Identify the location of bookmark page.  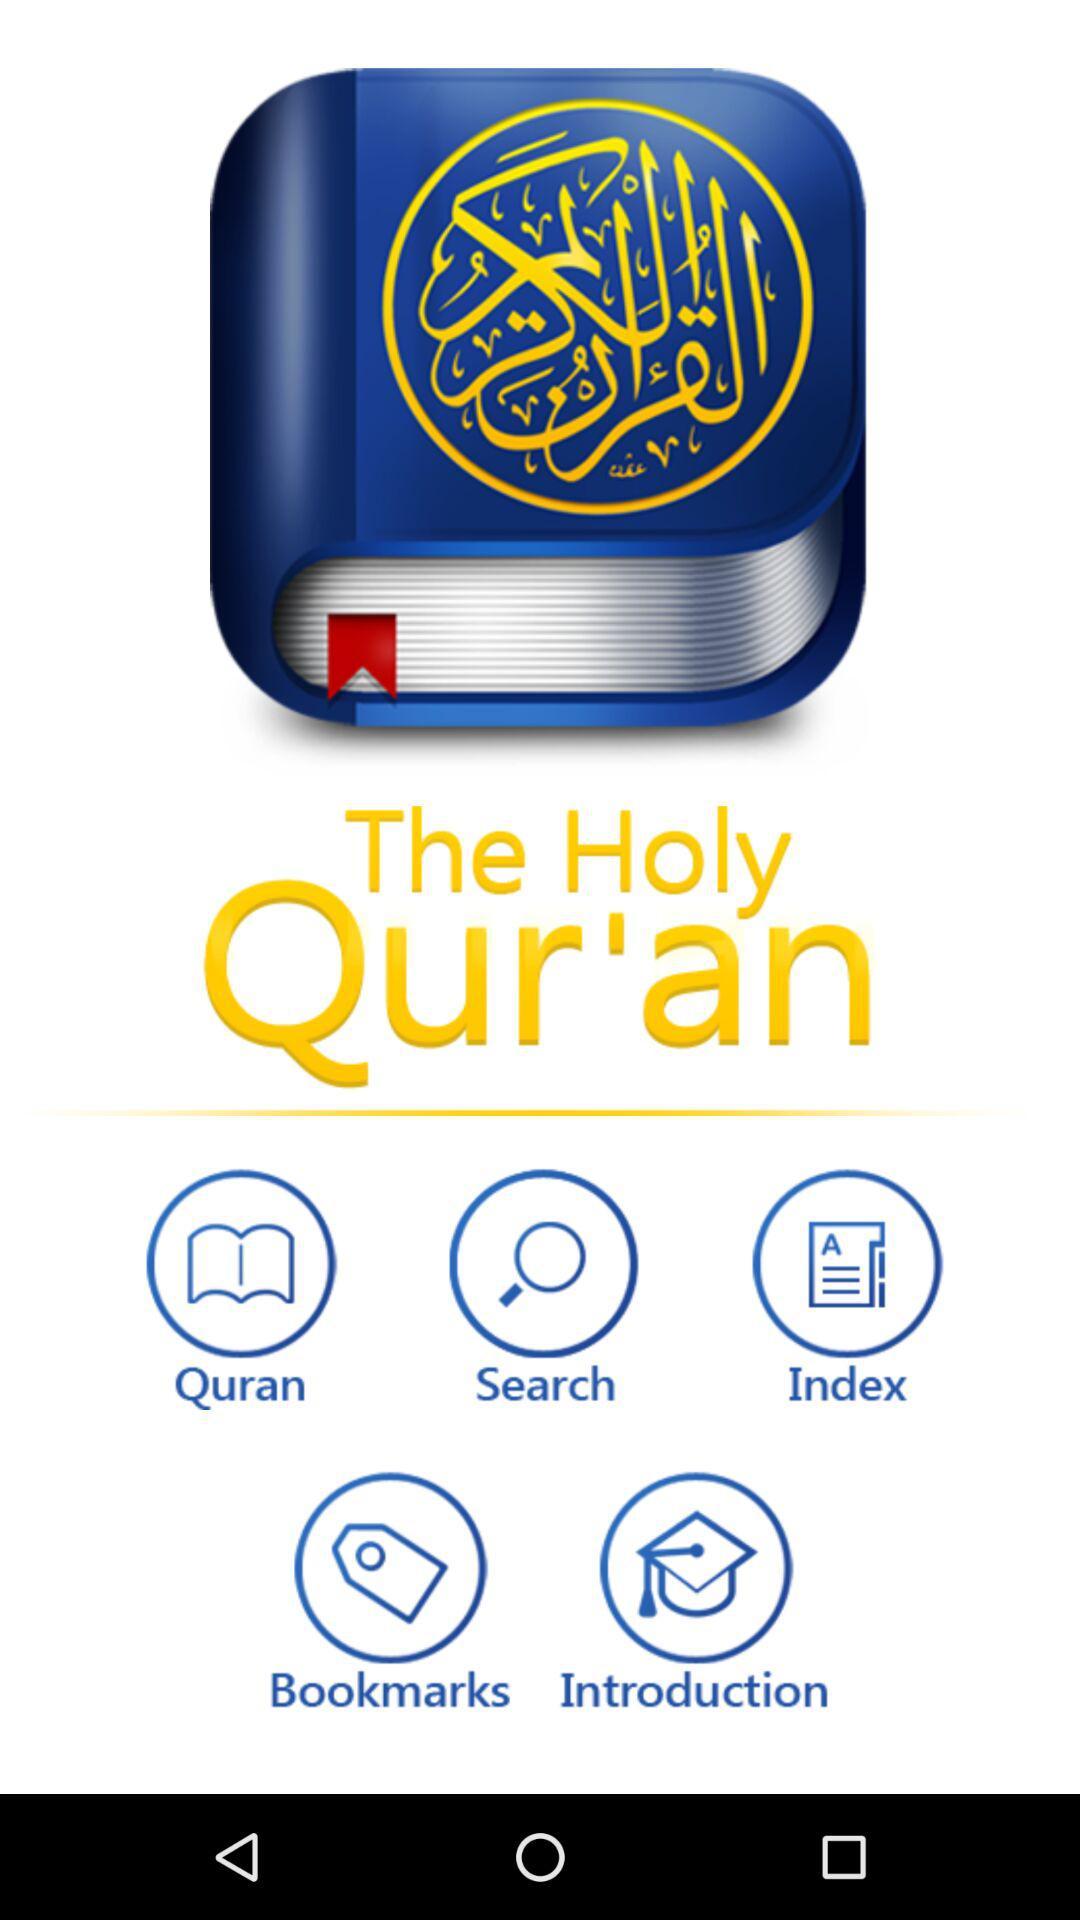
(386, 1587).